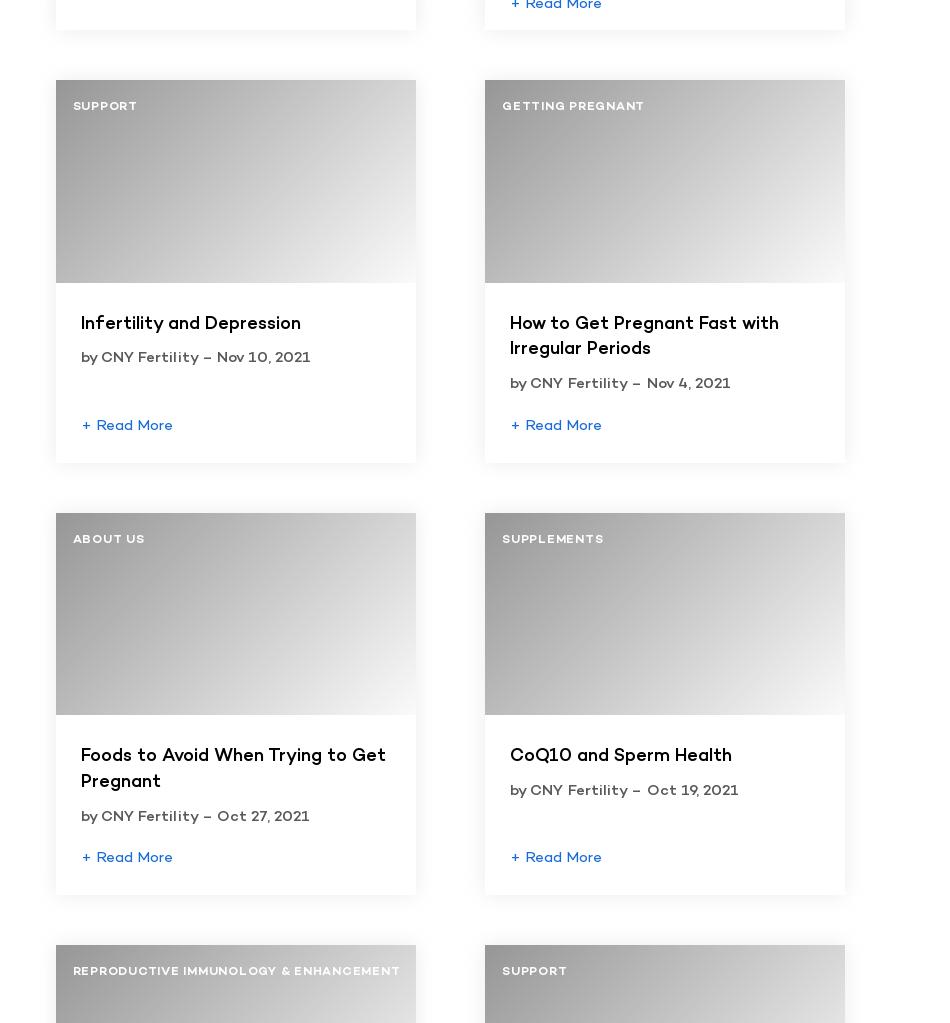 Image resolution: width=950 pixels, height=1023 pixels. I want to click on 'Infertility and Depression', so click(190, 323).